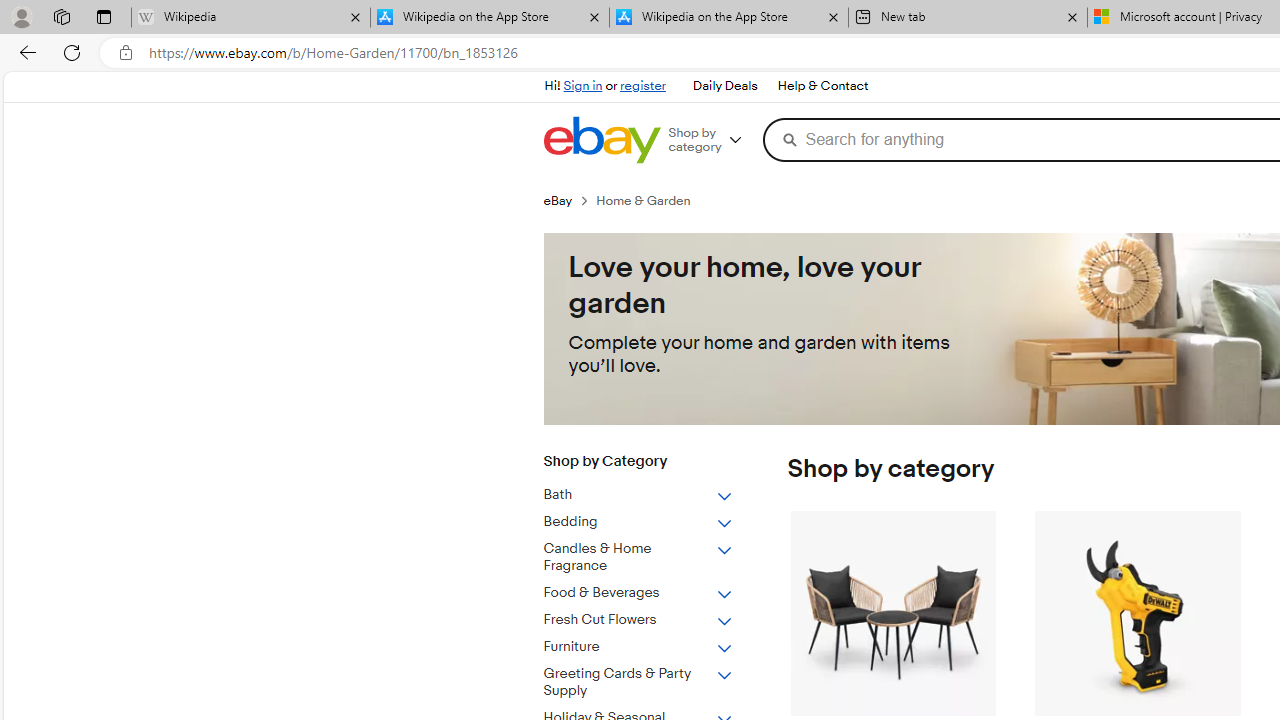 The height and width of the screenshot is (720, 1280). What do you see at coordinates (61, 16) in the screenshot?
I see `'Workspaces'` at bounding box center [61, 16].